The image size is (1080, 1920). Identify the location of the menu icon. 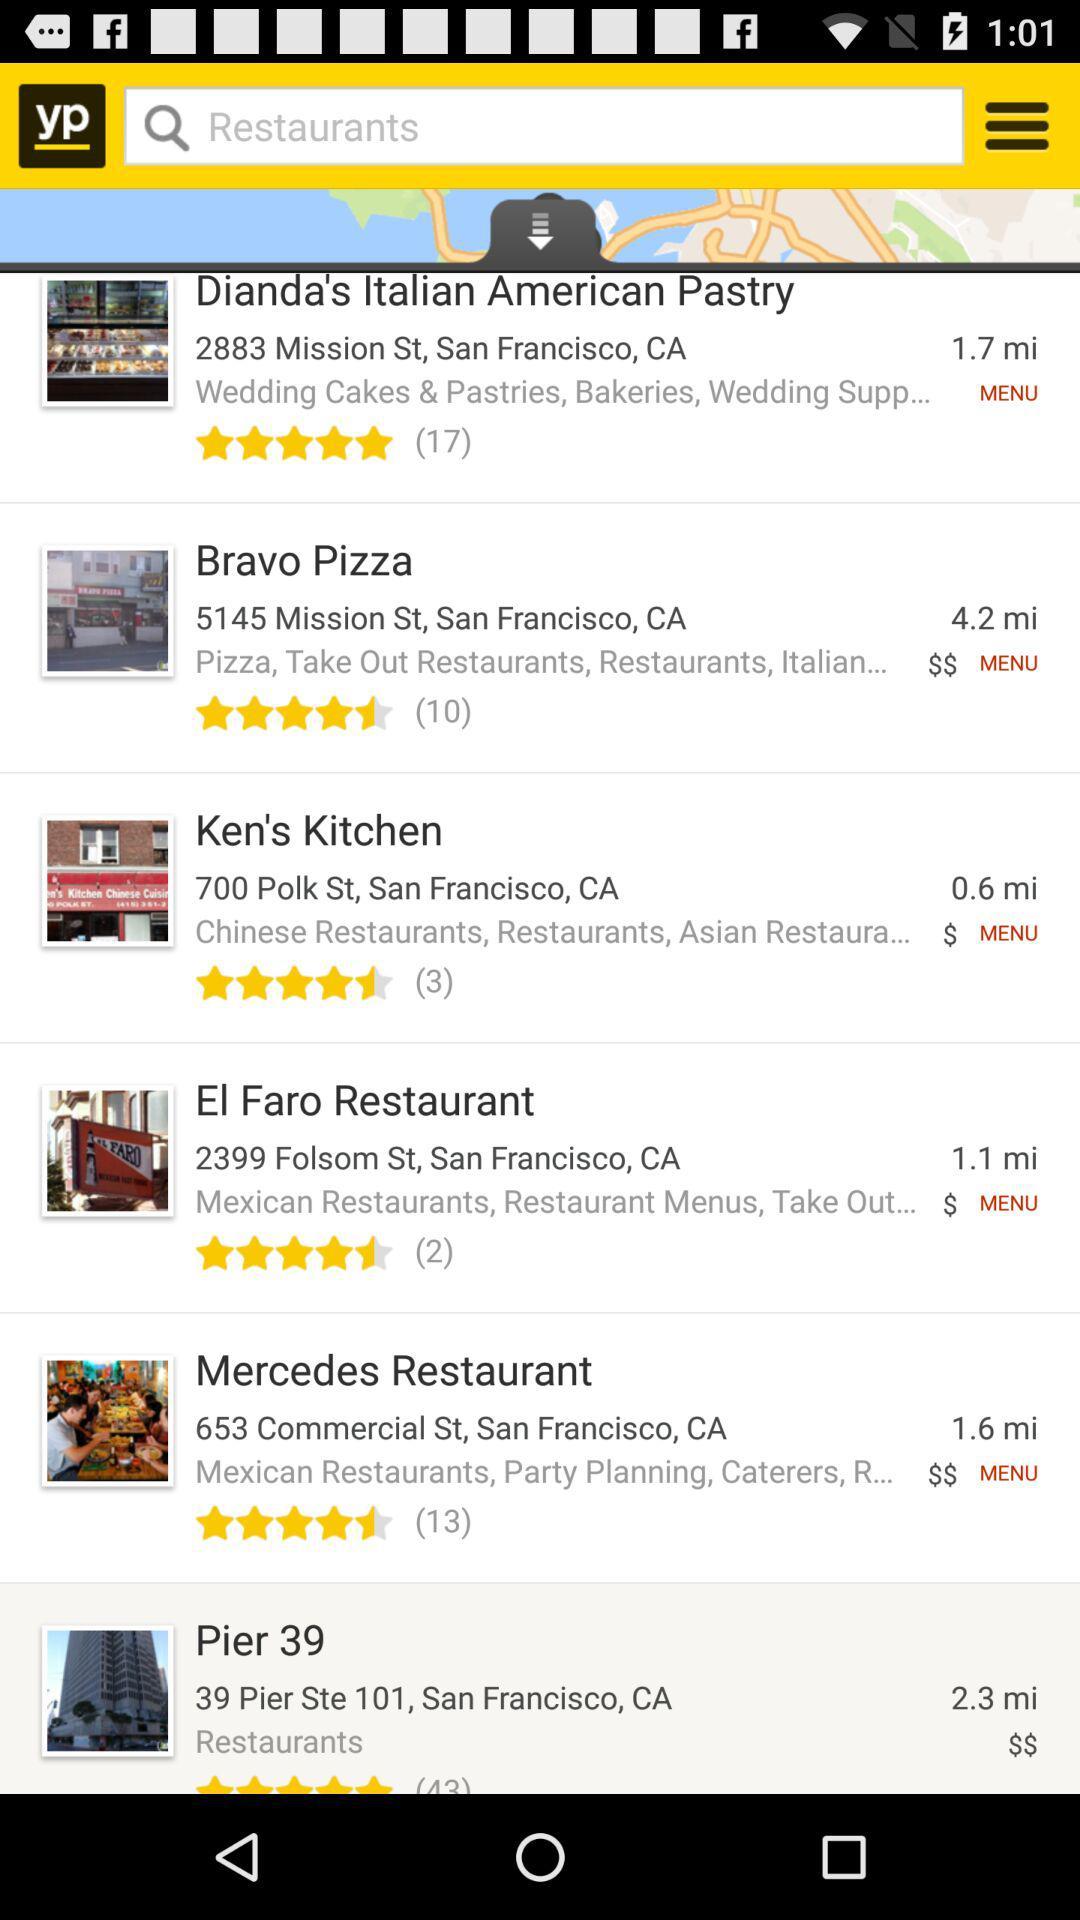
(1022, 133).